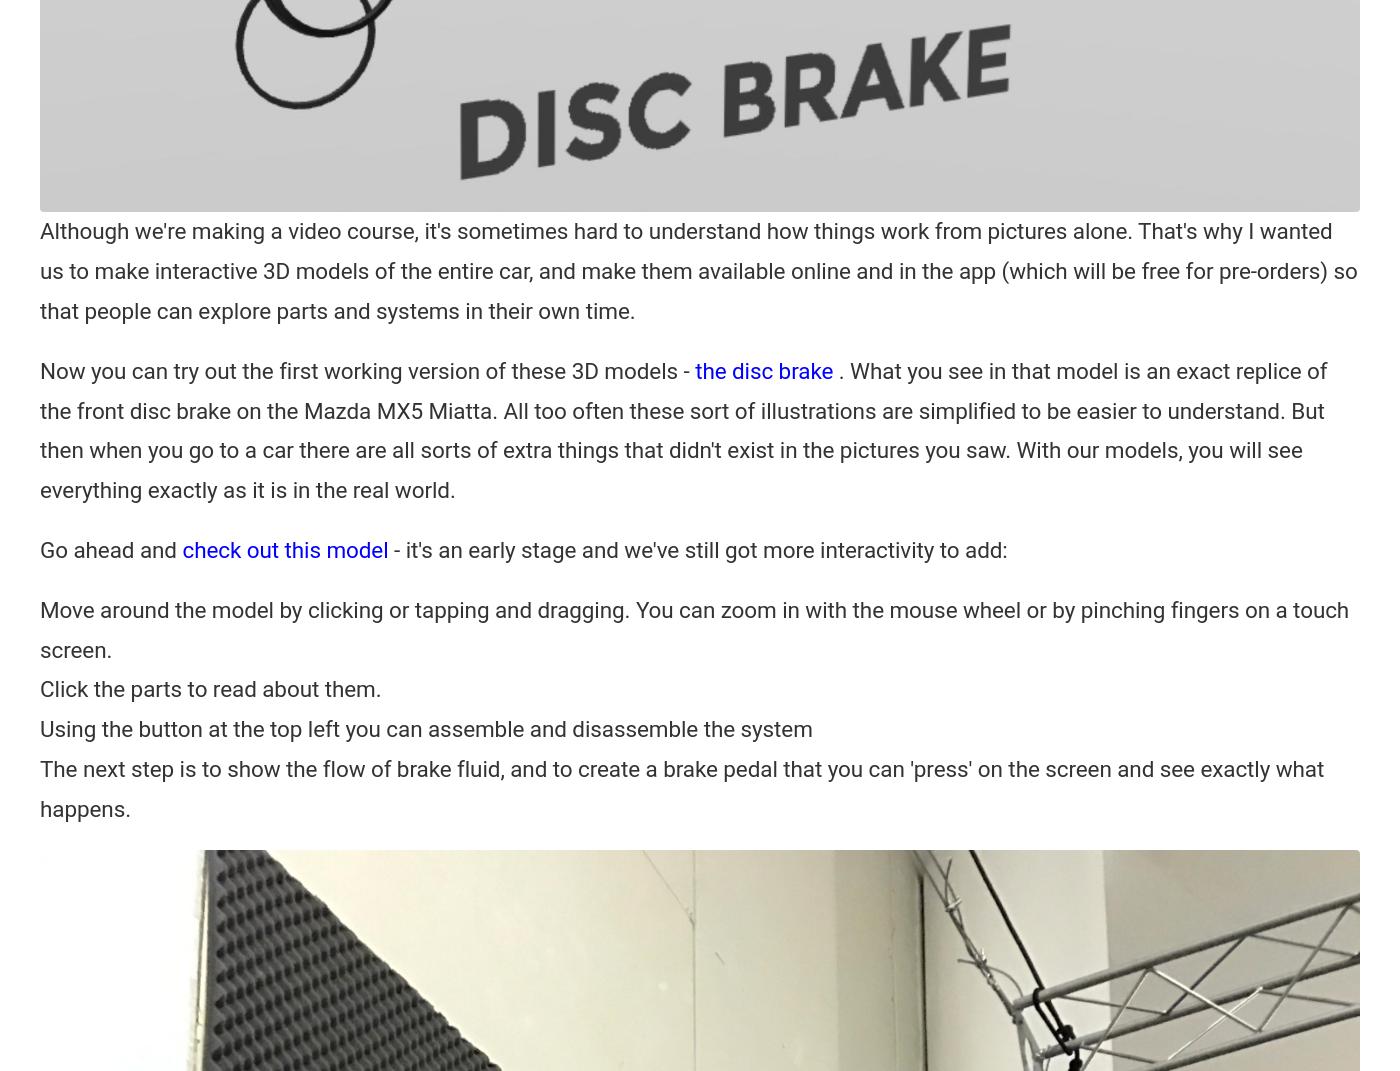 This screenshot has height=1071, width=1400. Describe the element at coordinates (110, 548) in the screenshot. I see `'Go ahead and'` at that location.